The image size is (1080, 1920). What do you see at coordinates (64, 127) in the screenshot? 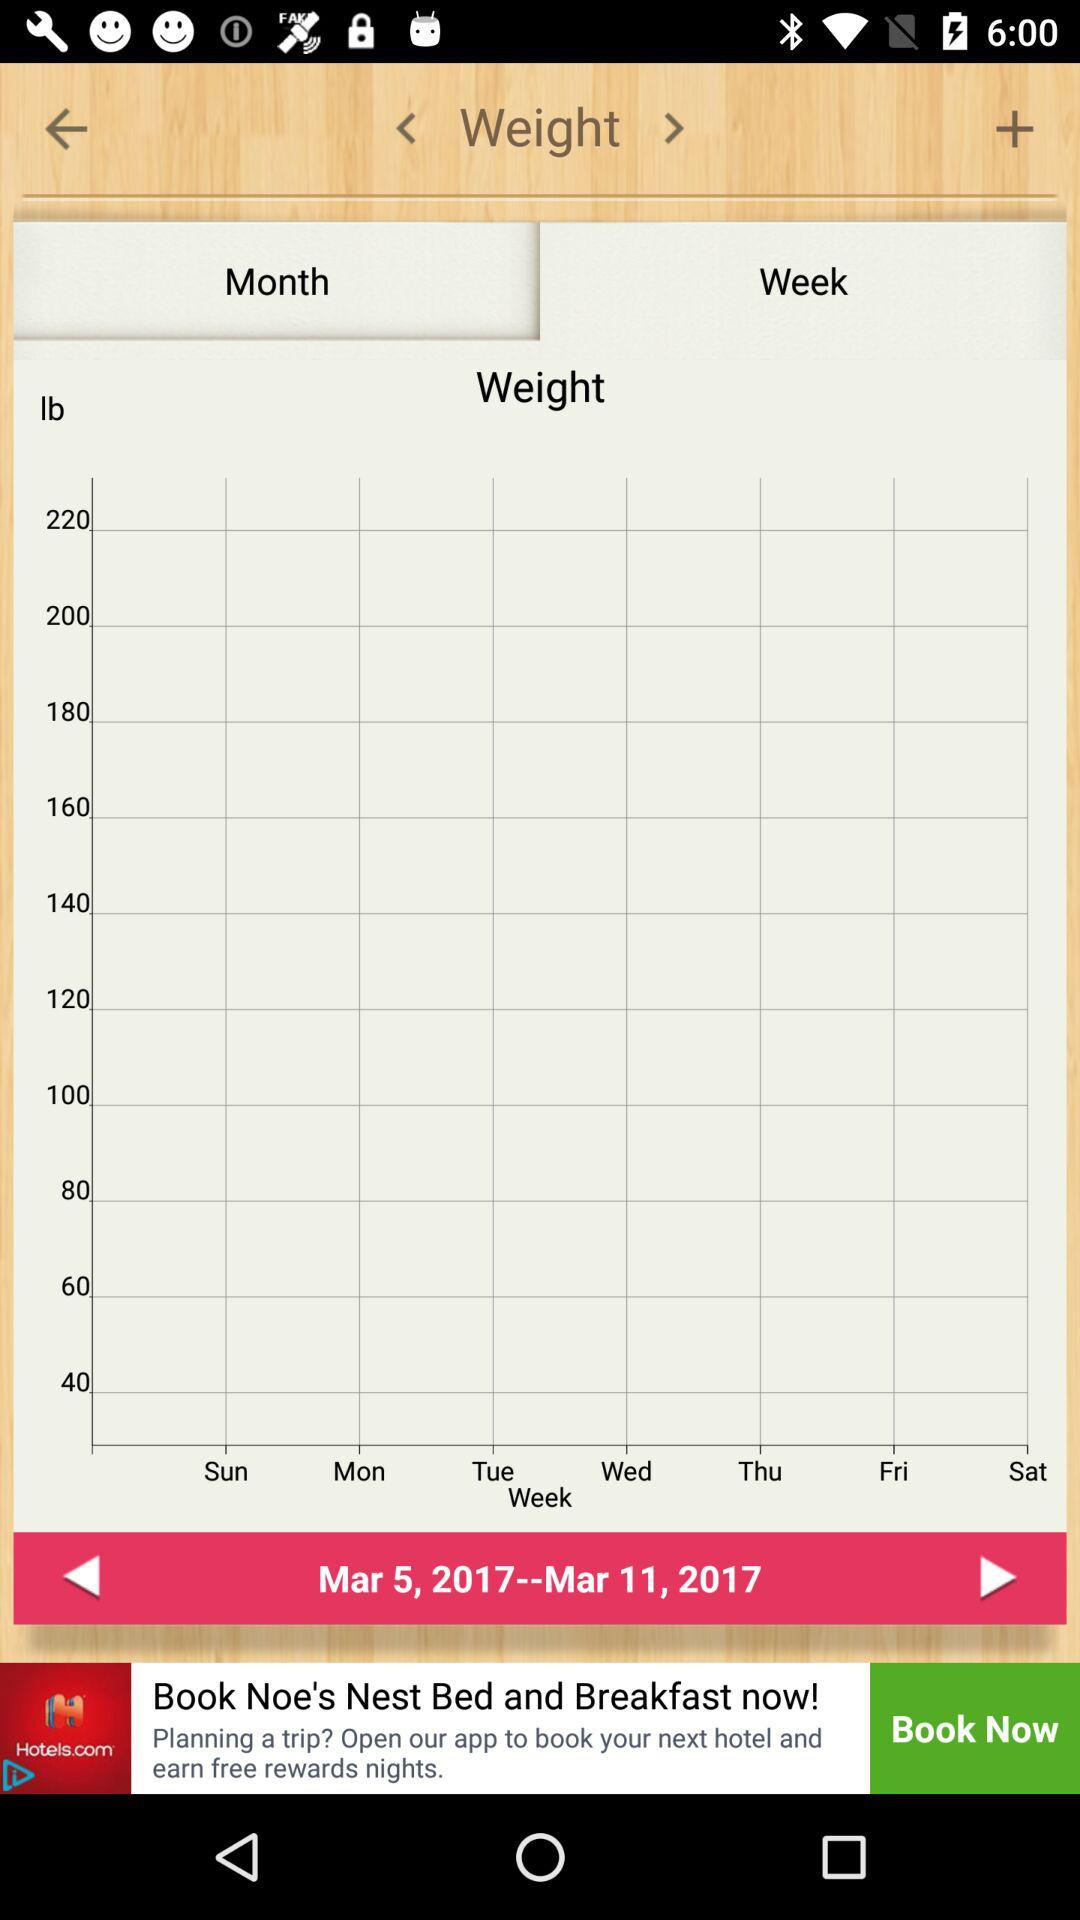
I see `the arrow_backward icon` at bounding box center [64, 127].